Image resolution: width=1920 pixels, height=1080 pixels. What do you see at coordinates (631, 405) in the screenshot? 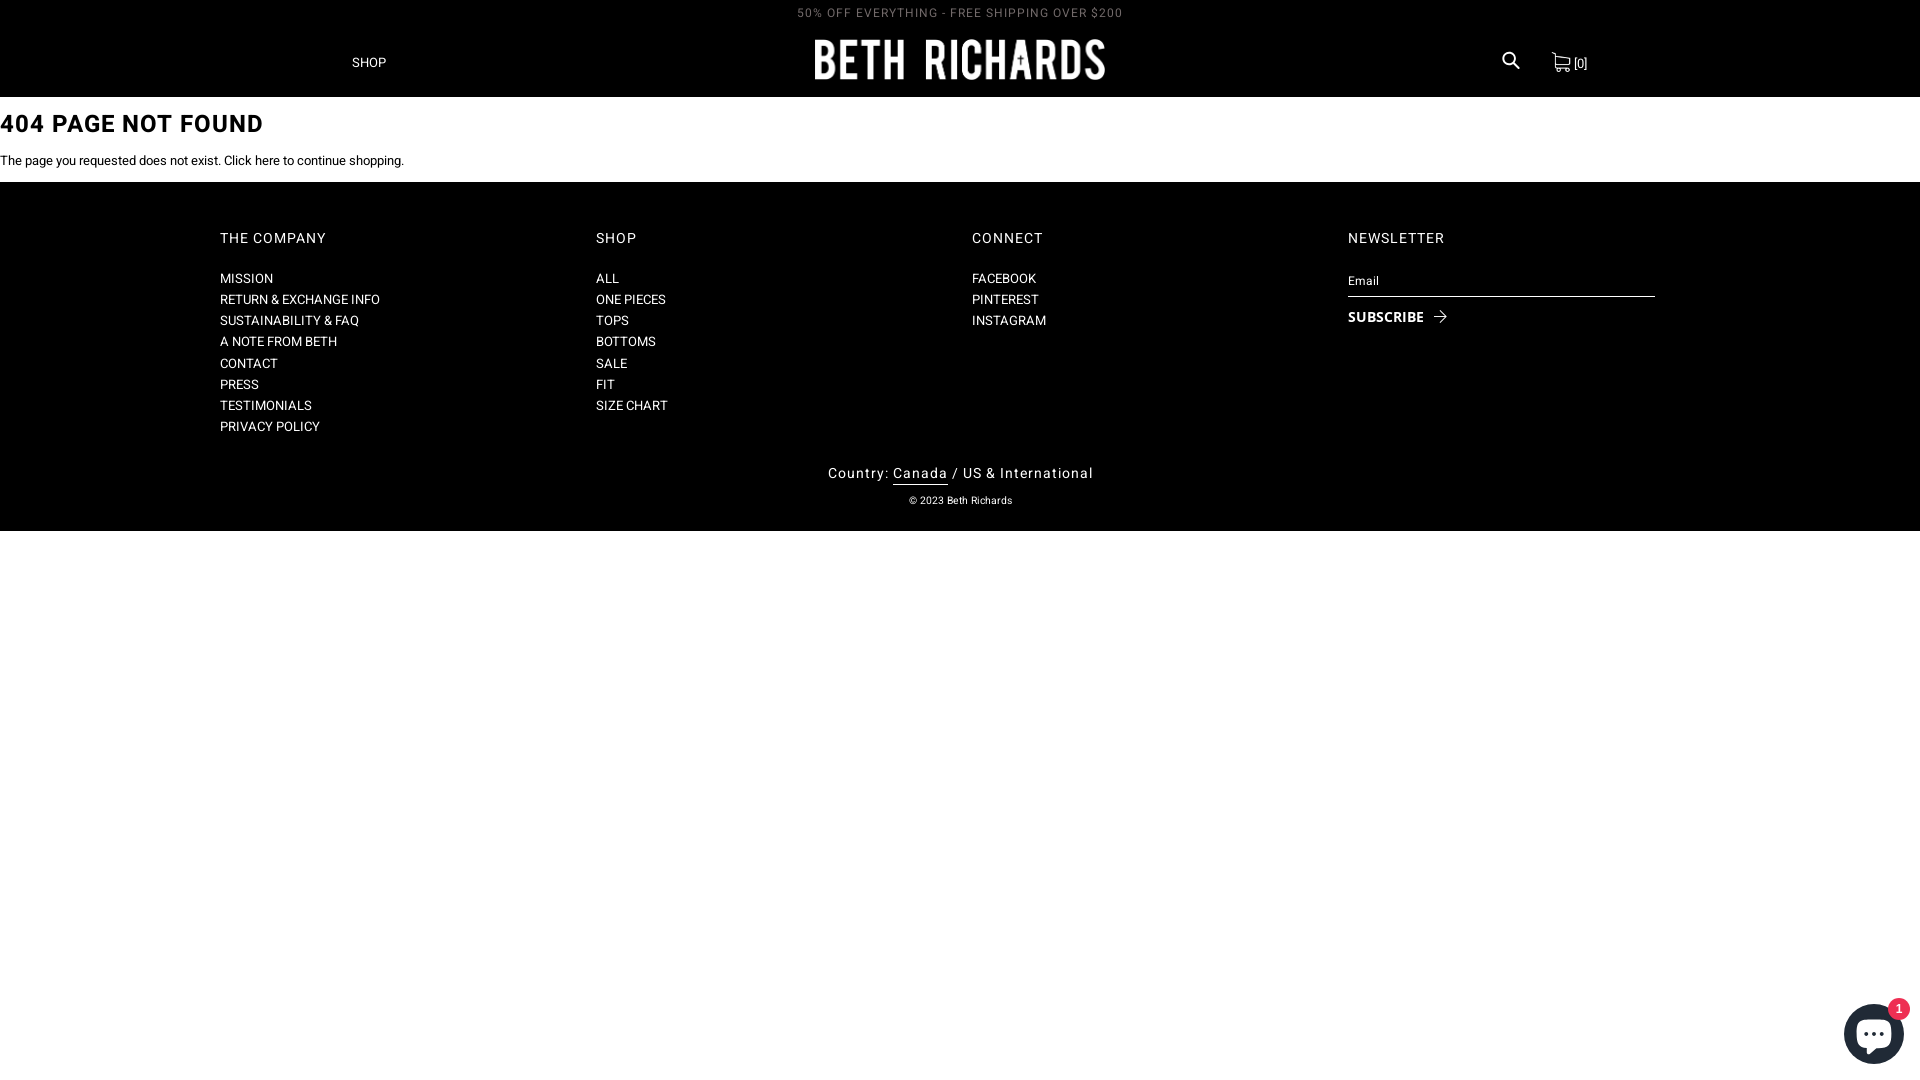
I see `'SIZE CHART'` at bounding box center [631, 405].